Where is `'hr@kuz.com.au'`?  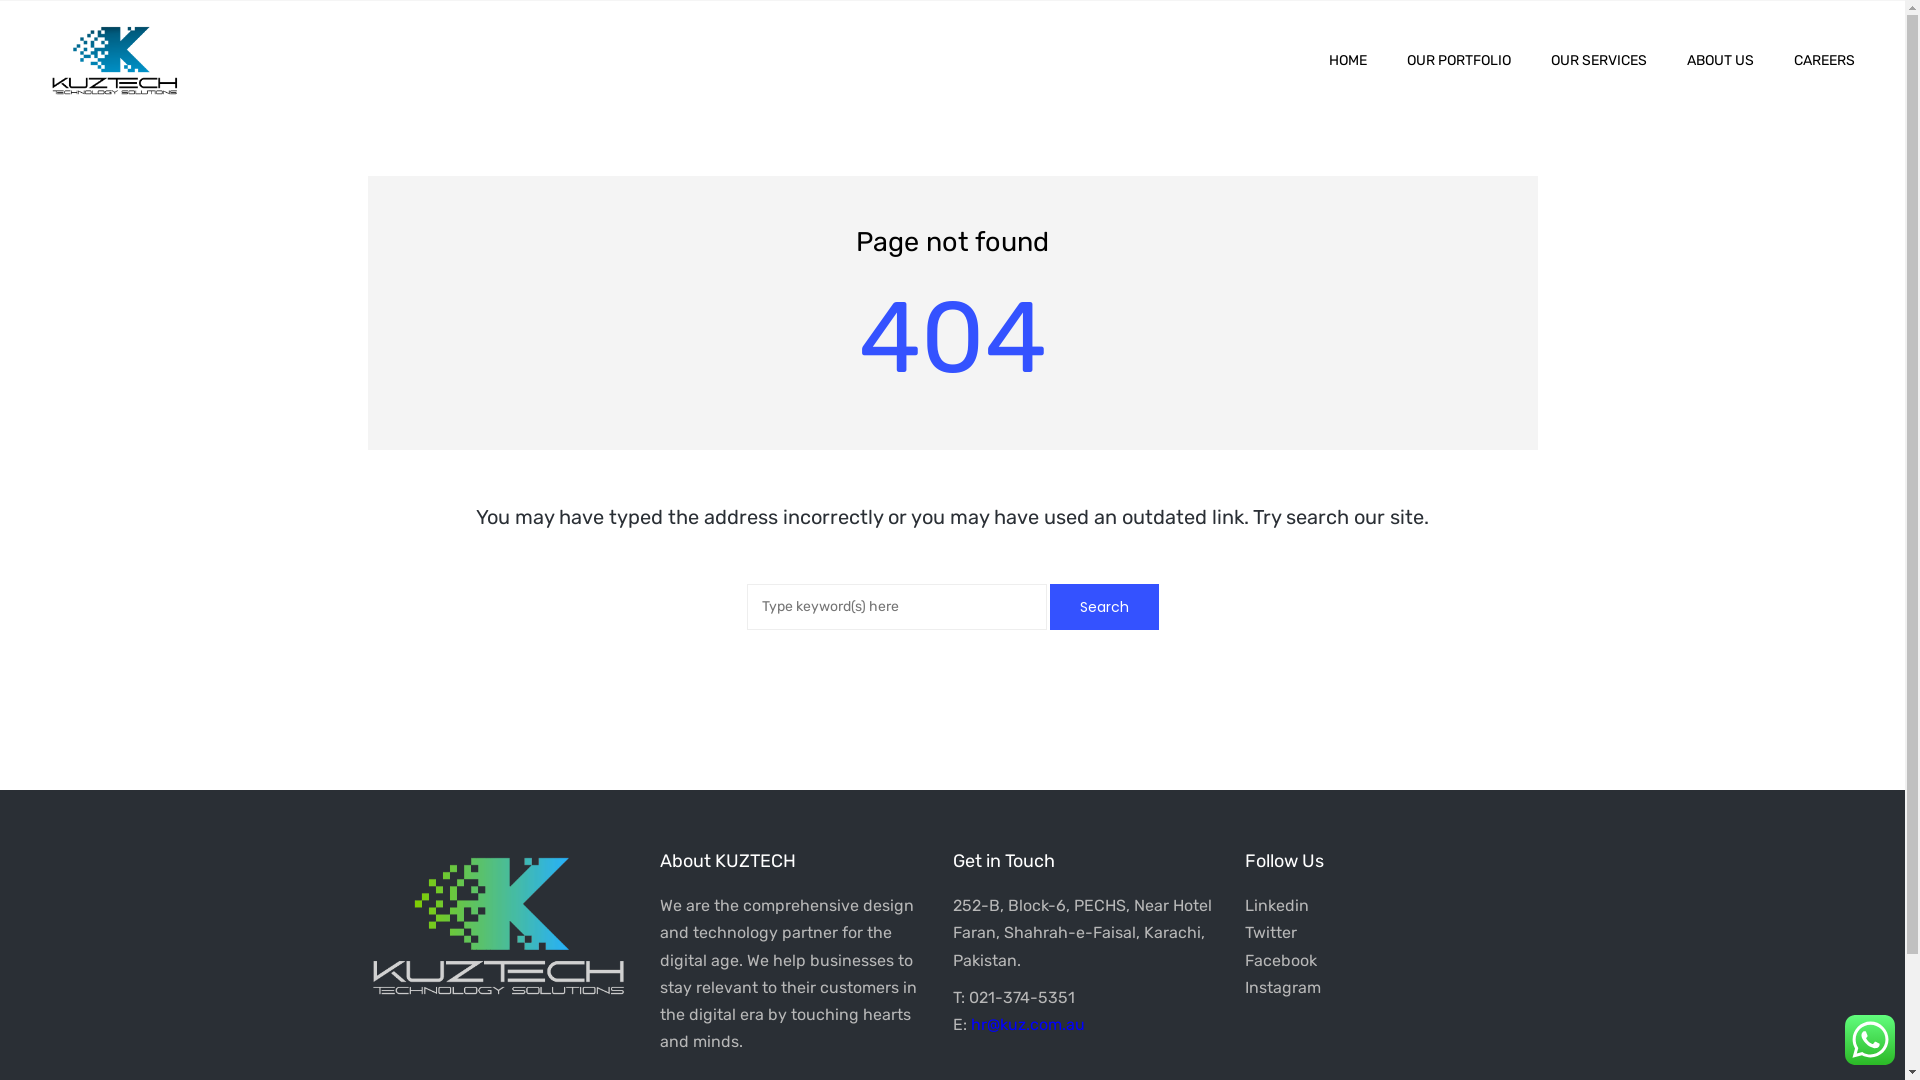
'hr@kuz.com.au' is located at coordinates (1027, 1024).